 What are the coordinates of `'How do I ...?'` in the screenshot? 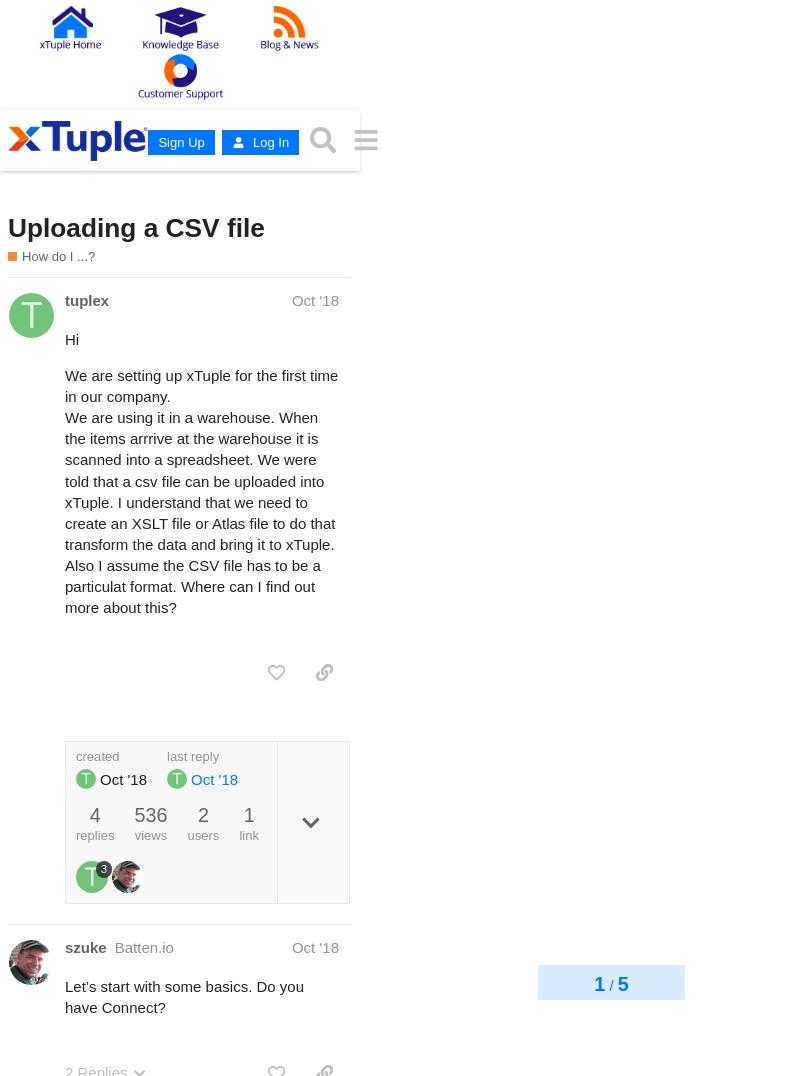 It's located at (58, 256).